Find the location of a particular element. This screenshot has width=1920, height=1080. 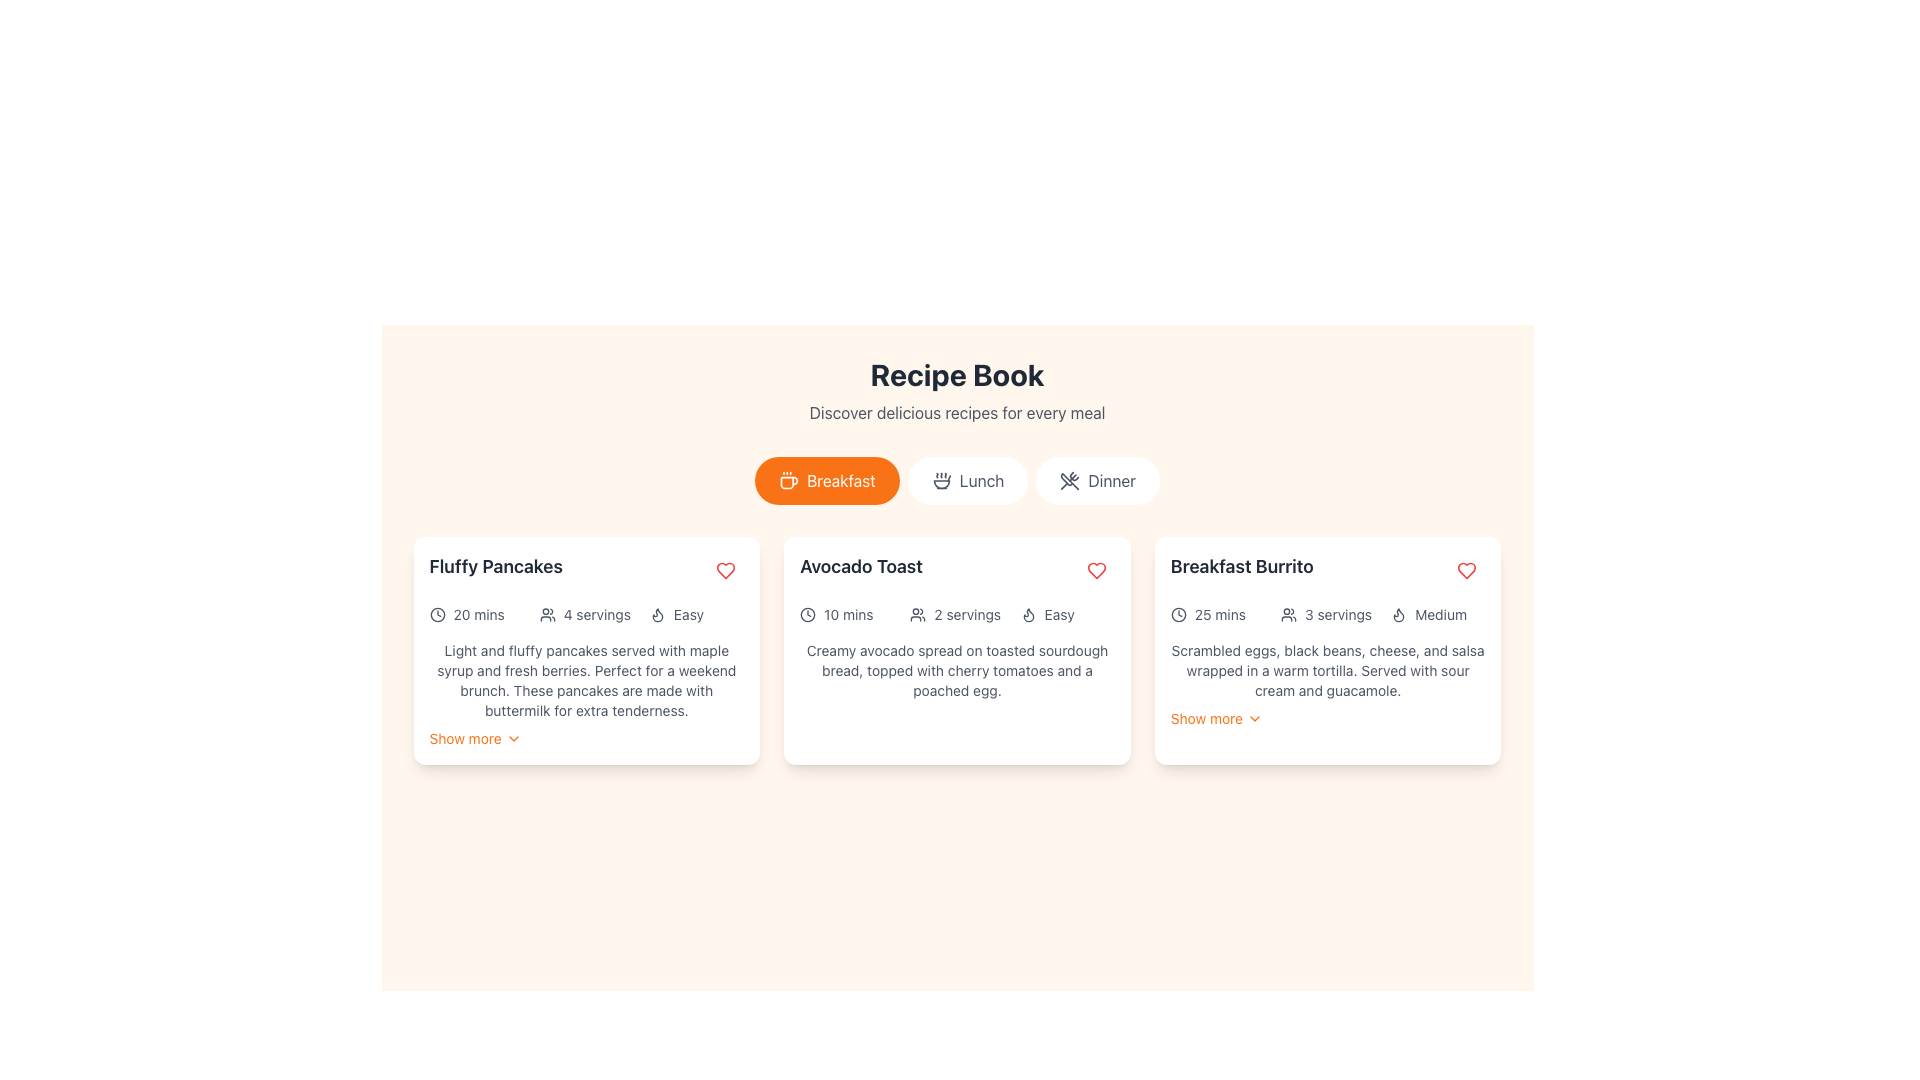

the informational label with the text 'Easy' and flame icon for accessibility, located in the bottom row of the leftmost card under the 'Fluffy Pancakes' heading is located at coordinates (696, 613).